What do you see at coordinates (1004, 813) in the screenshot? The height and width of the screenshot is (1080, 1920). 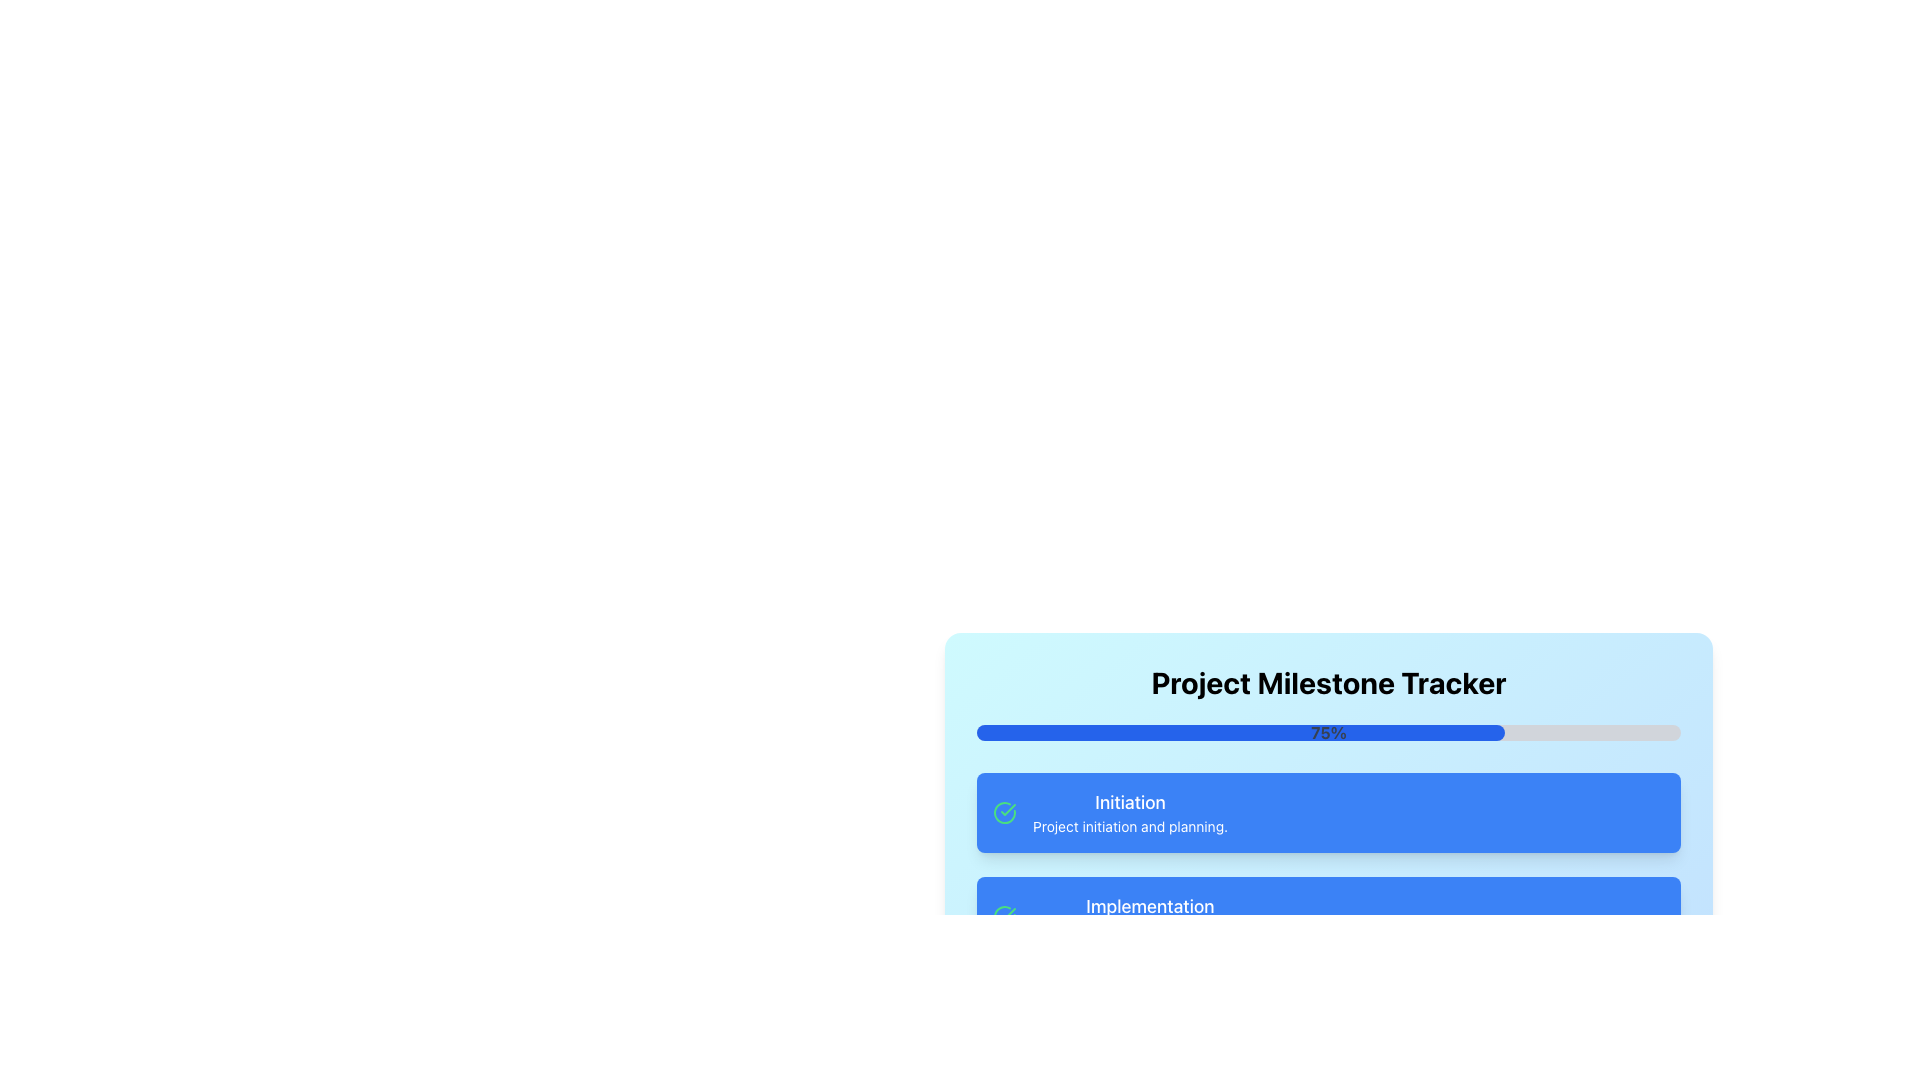 I see `the visual indicator icon that denotes the completed or active status of the 'Initiation' step in the project milestone tracker, located at the left end of the row labeled 'Initiation'` at bounding box center [1004, 813].